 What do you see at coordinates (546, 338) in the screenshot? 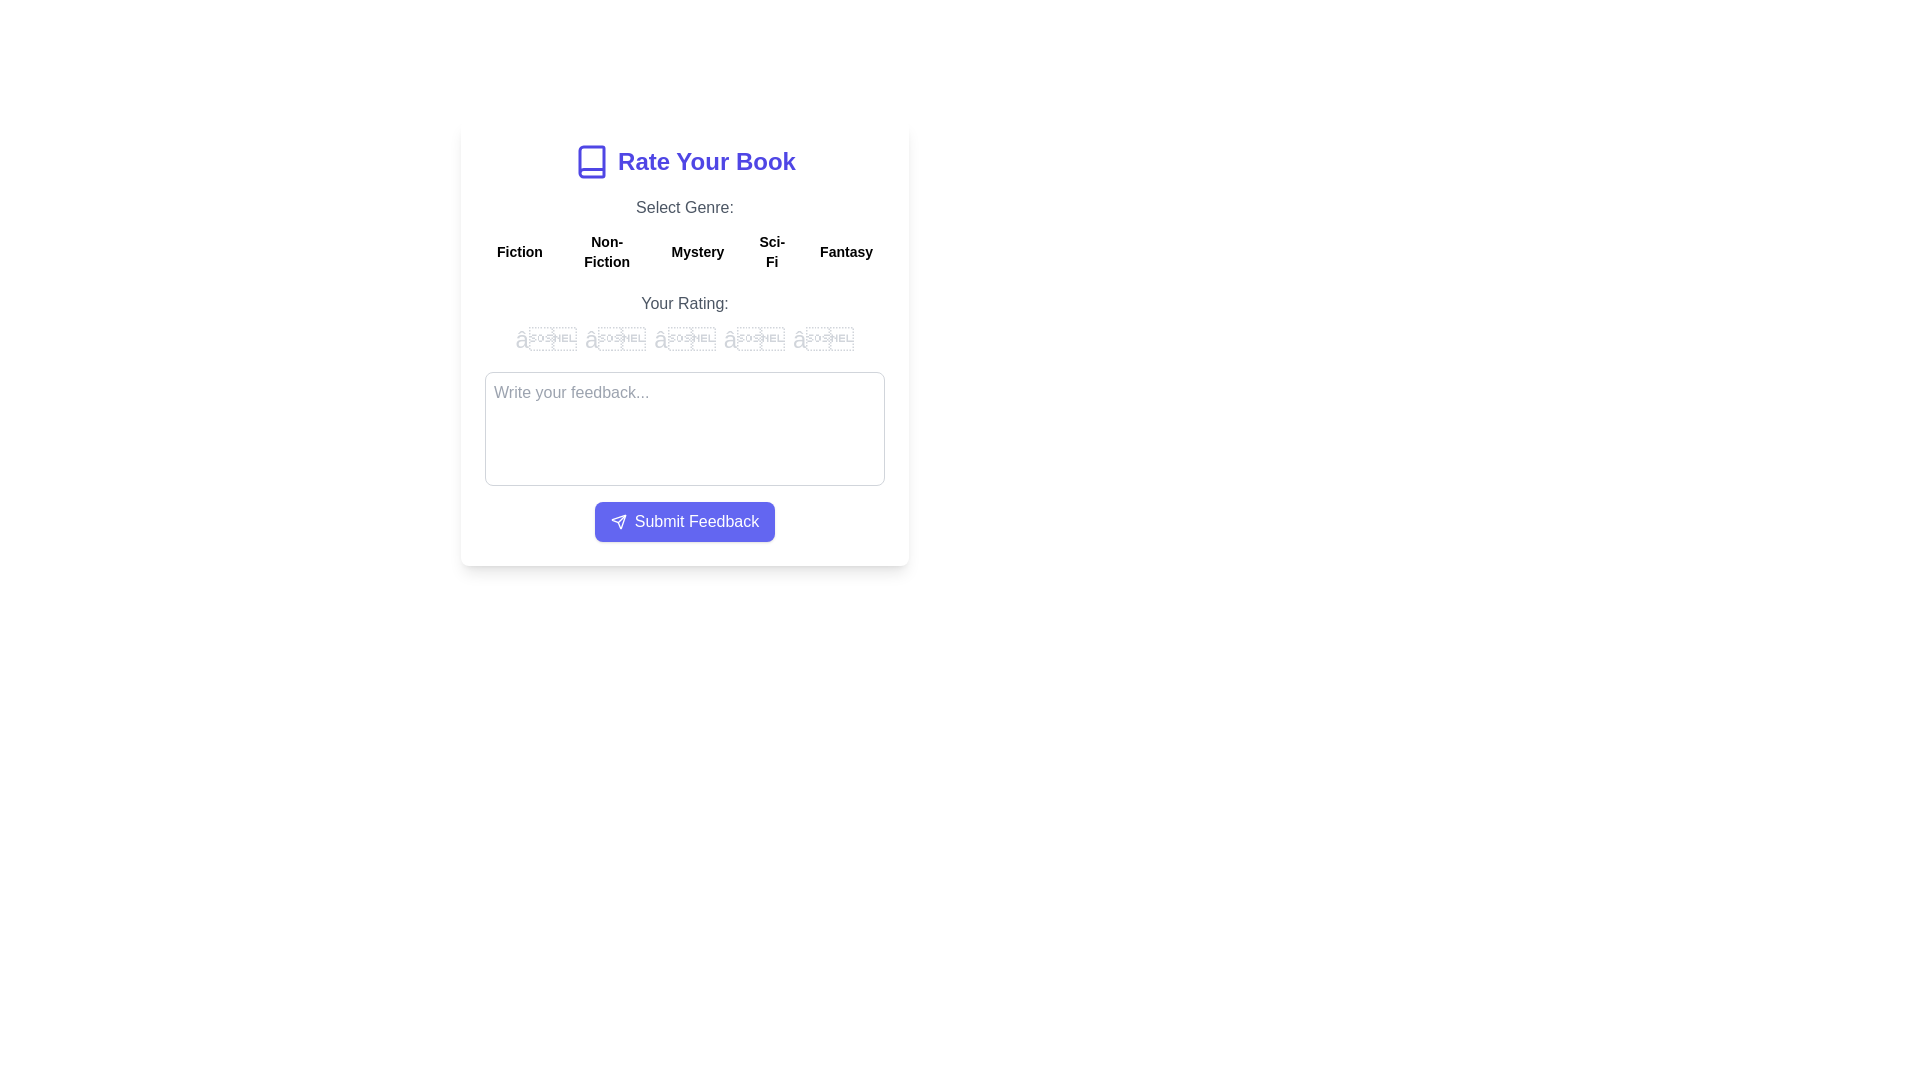
I see `the first star icon in the rating system` at bounding box center [546, 338].